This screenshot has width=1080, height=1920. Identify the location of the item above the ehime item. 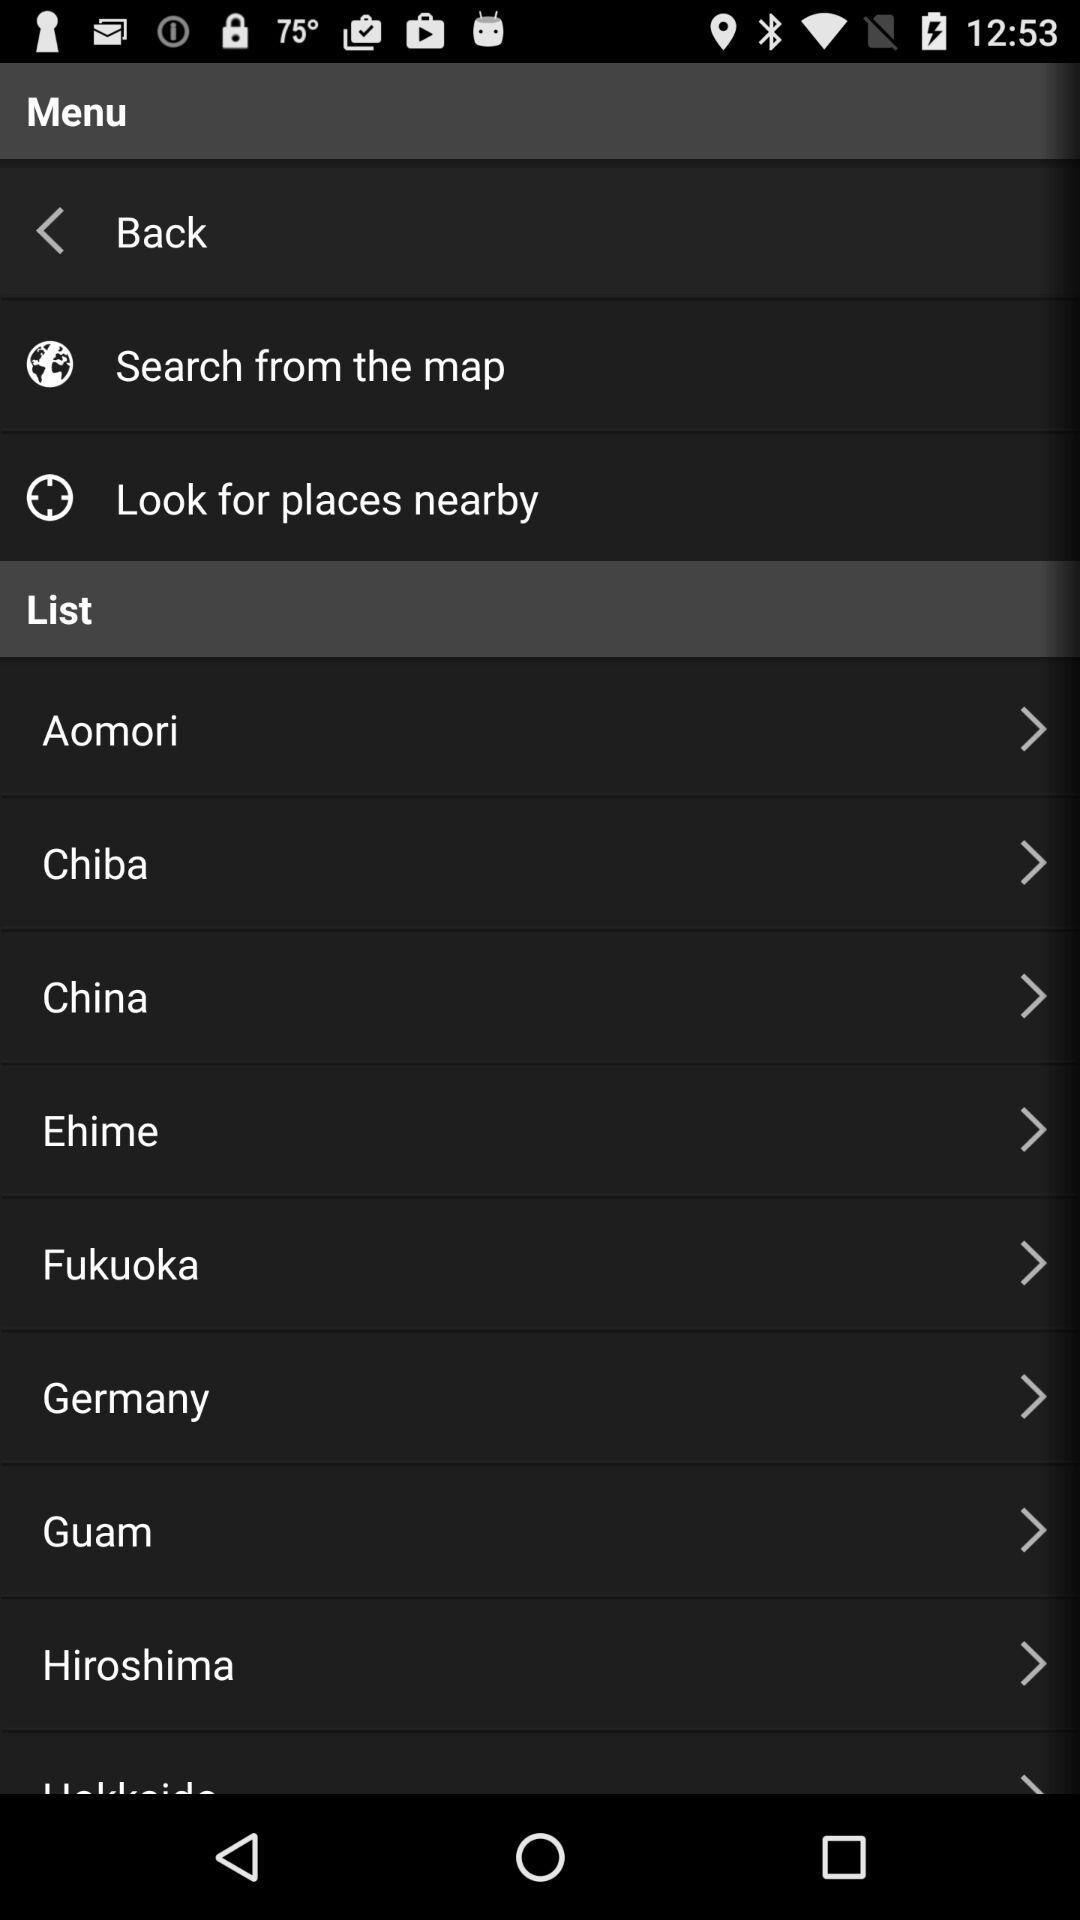
(505, 995).